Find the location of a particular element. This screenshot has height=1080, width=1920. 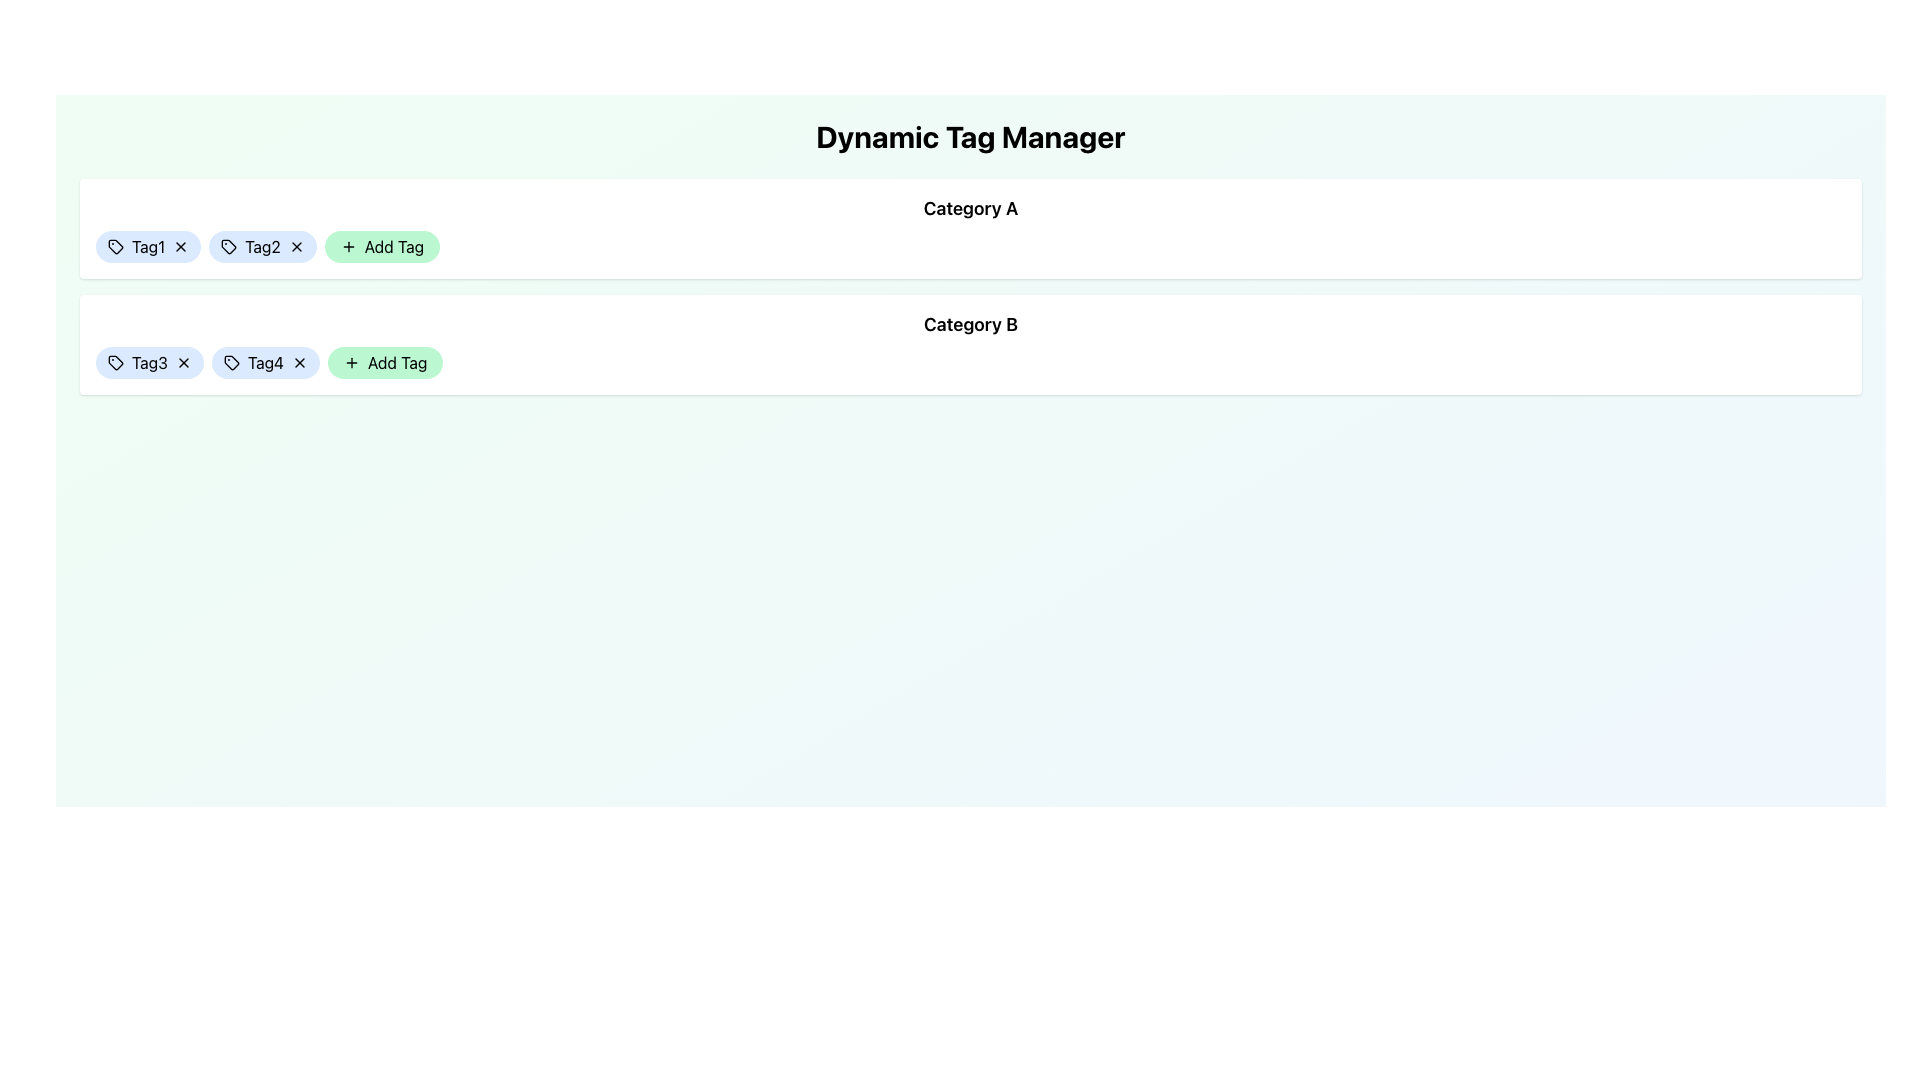

the delete button for the 'Tag2' tag in 'Category A' to change its color is located at coordinates (295, 245).